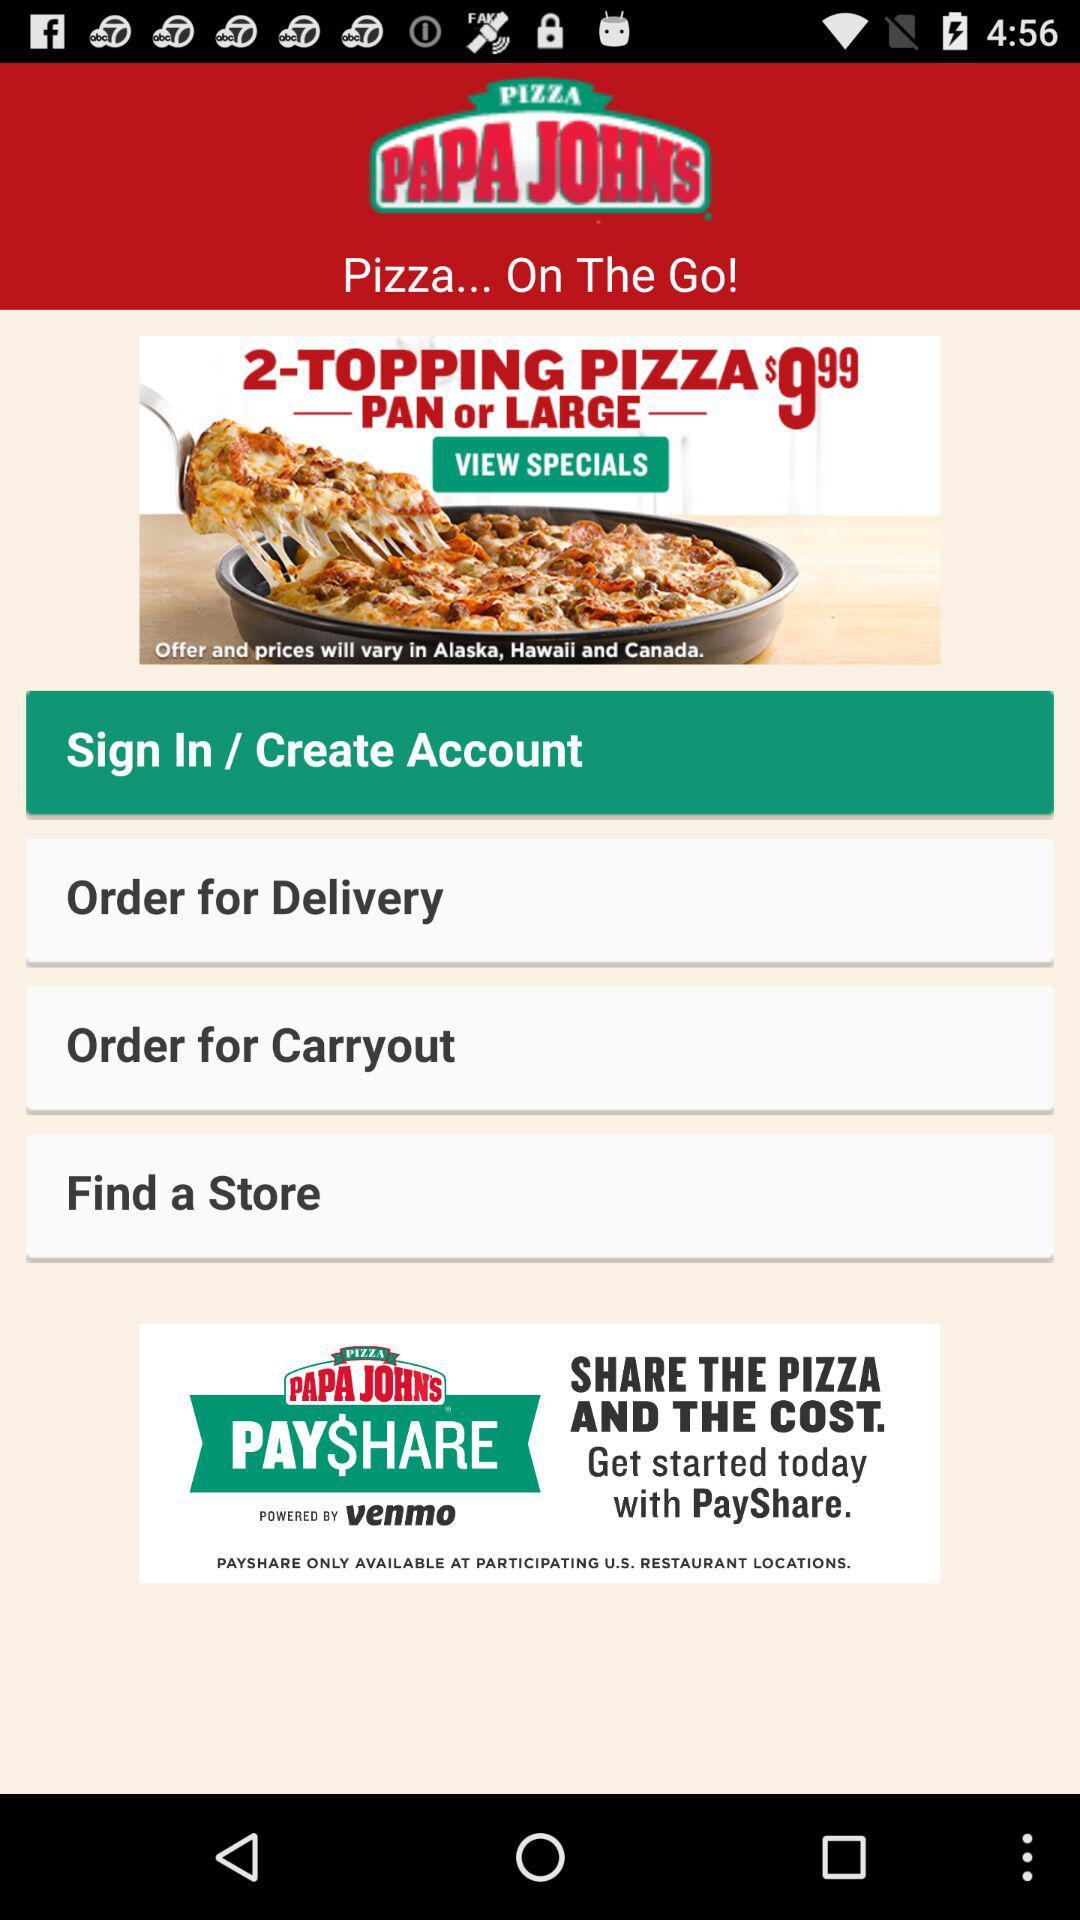  I want to click on button below order for carryout item, so click(540, 1198).